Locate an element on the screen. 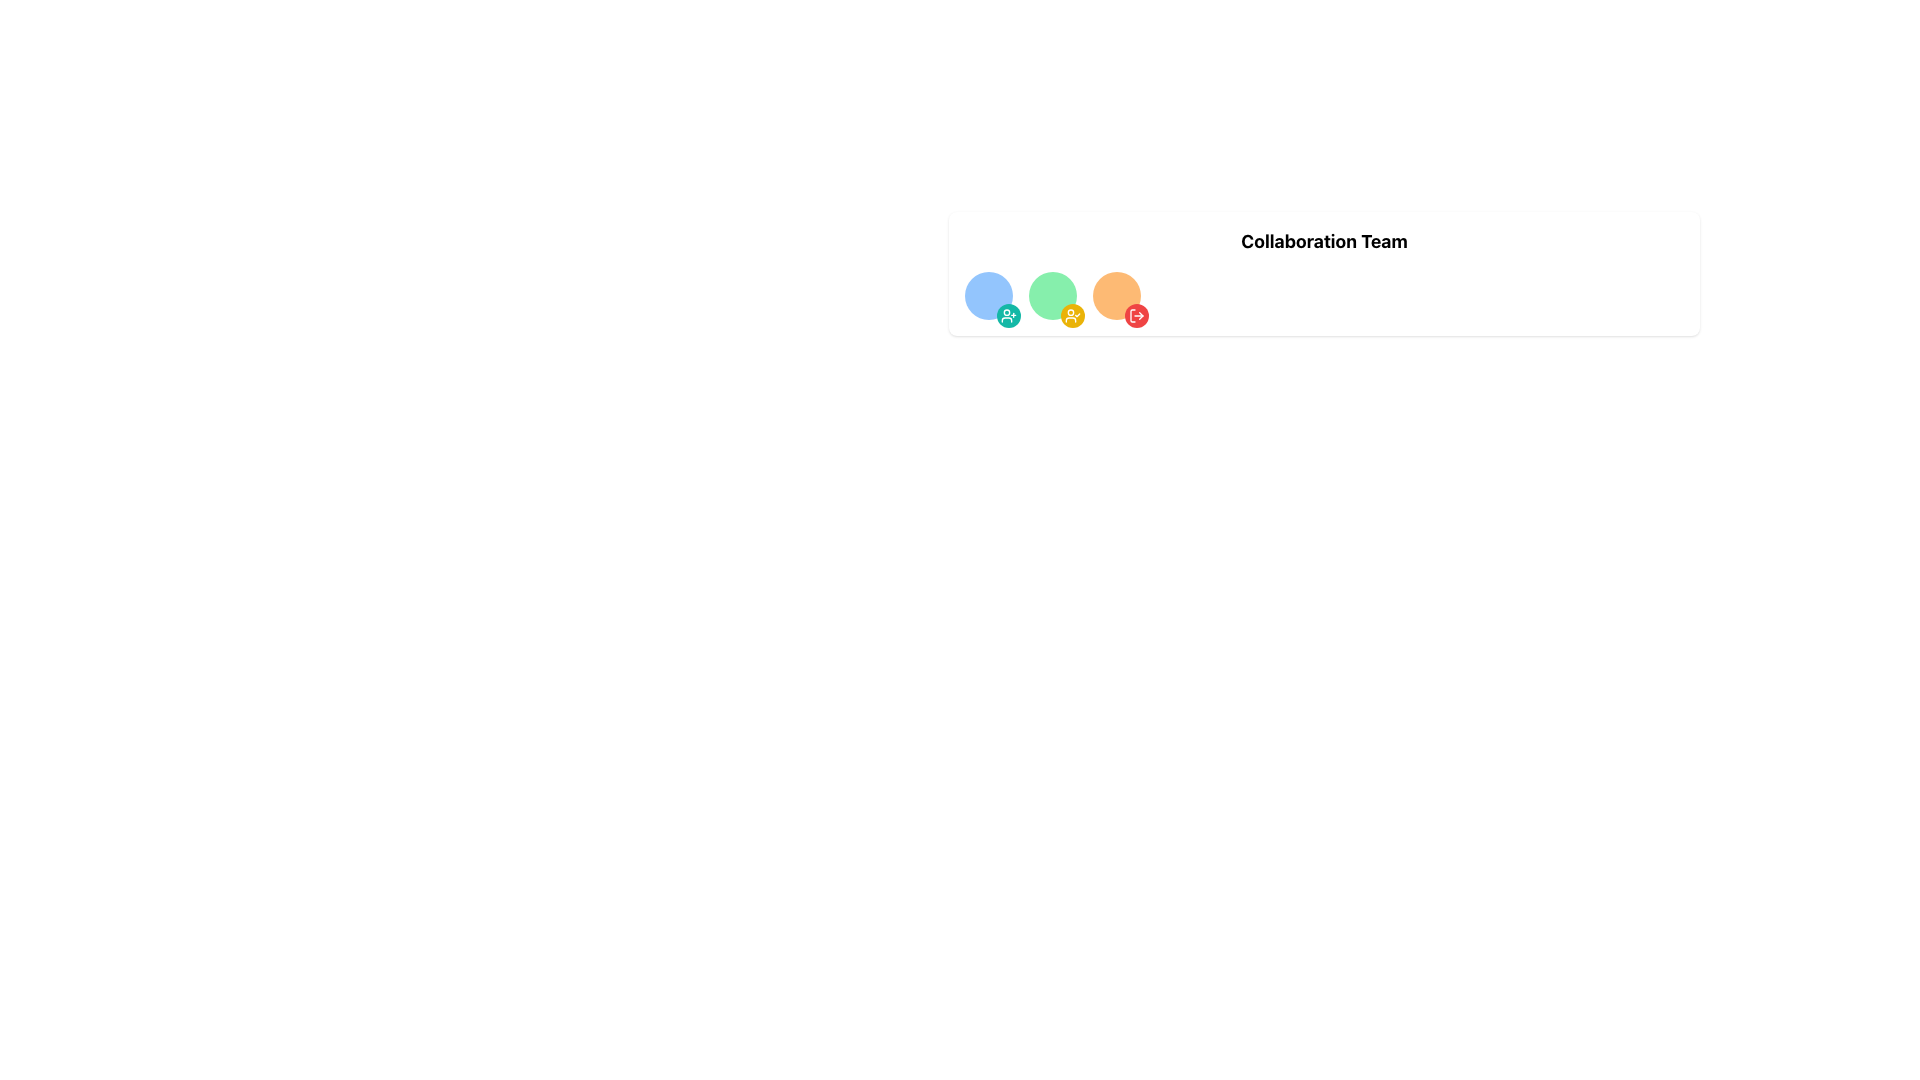 The image size is (1920, 1080). the badge or status indicator that visually indicates a confirmation or approved status, located at the bottom-right of the main green circular element is located at coordinates (1072, 315).